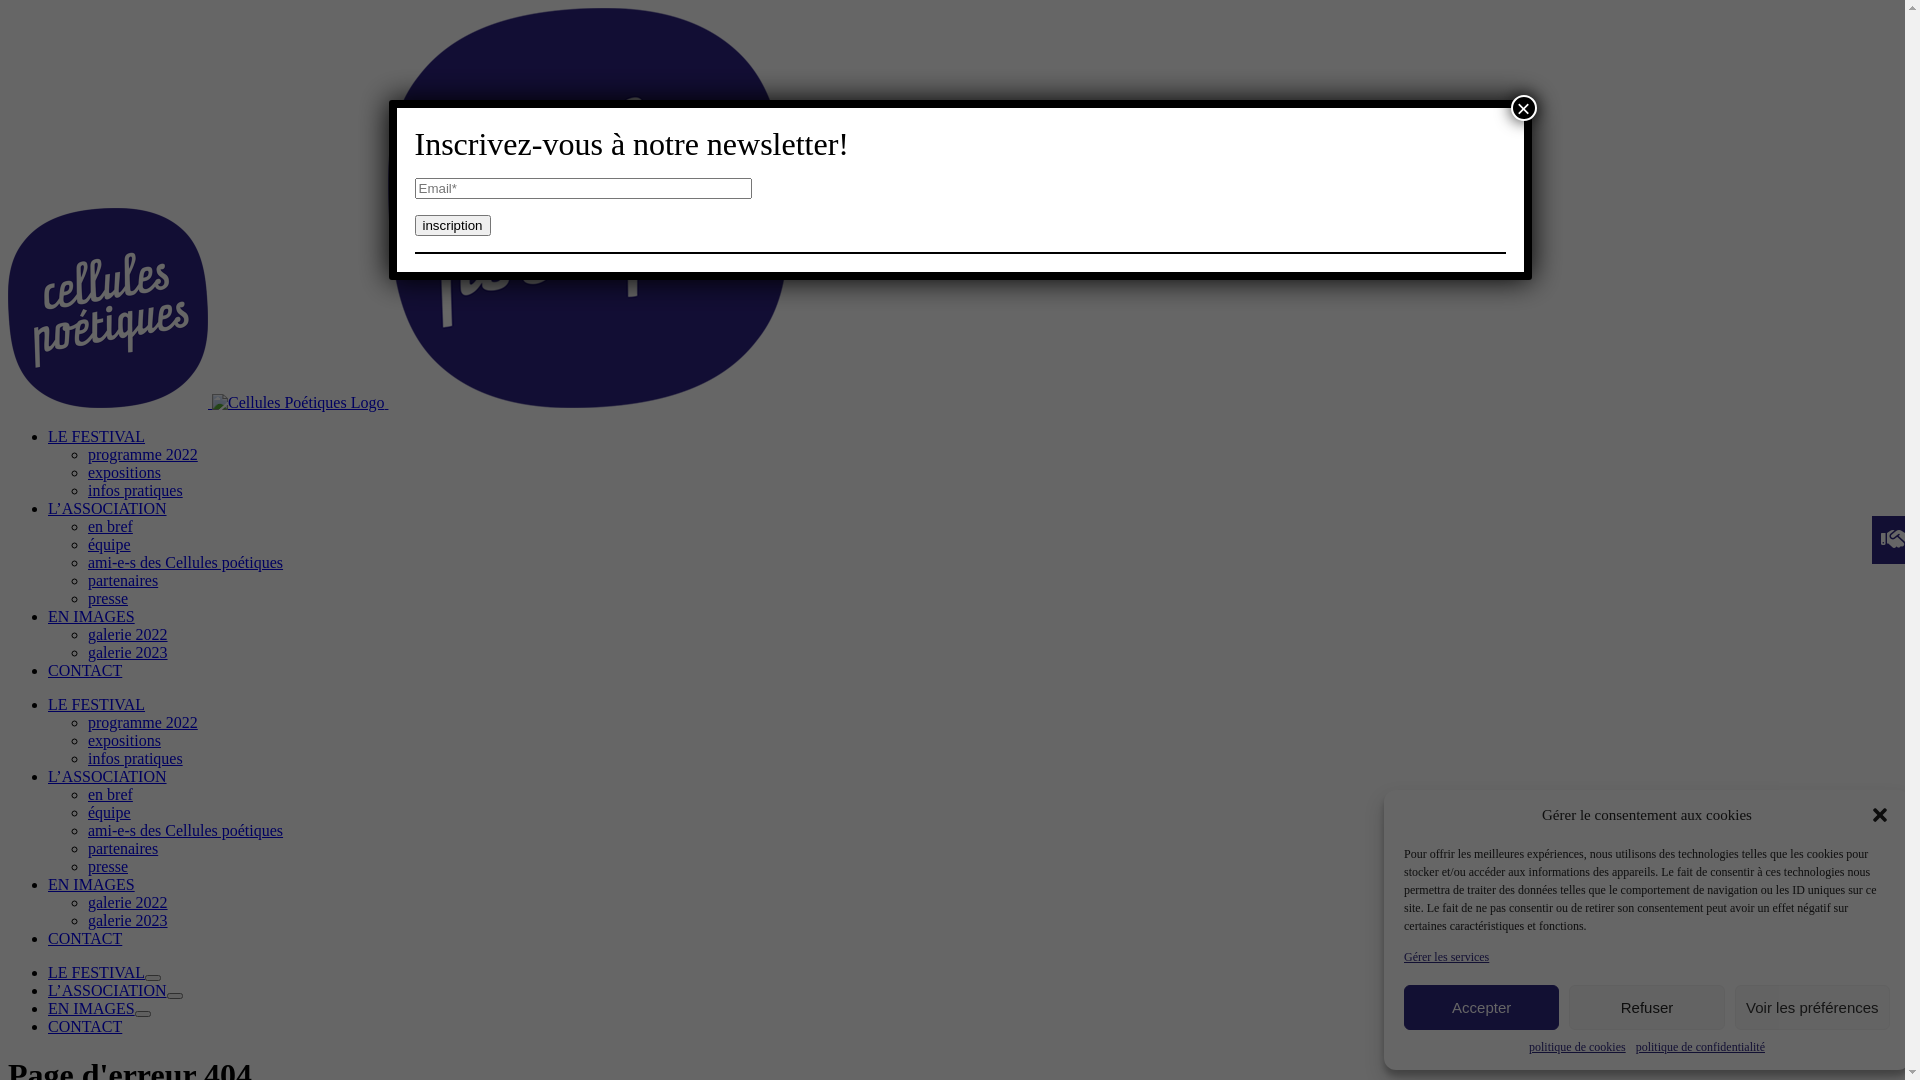  Describe the element at coordinates (95, 971) in the screenshot. I see `'LE FESTIVAL'` at that location.